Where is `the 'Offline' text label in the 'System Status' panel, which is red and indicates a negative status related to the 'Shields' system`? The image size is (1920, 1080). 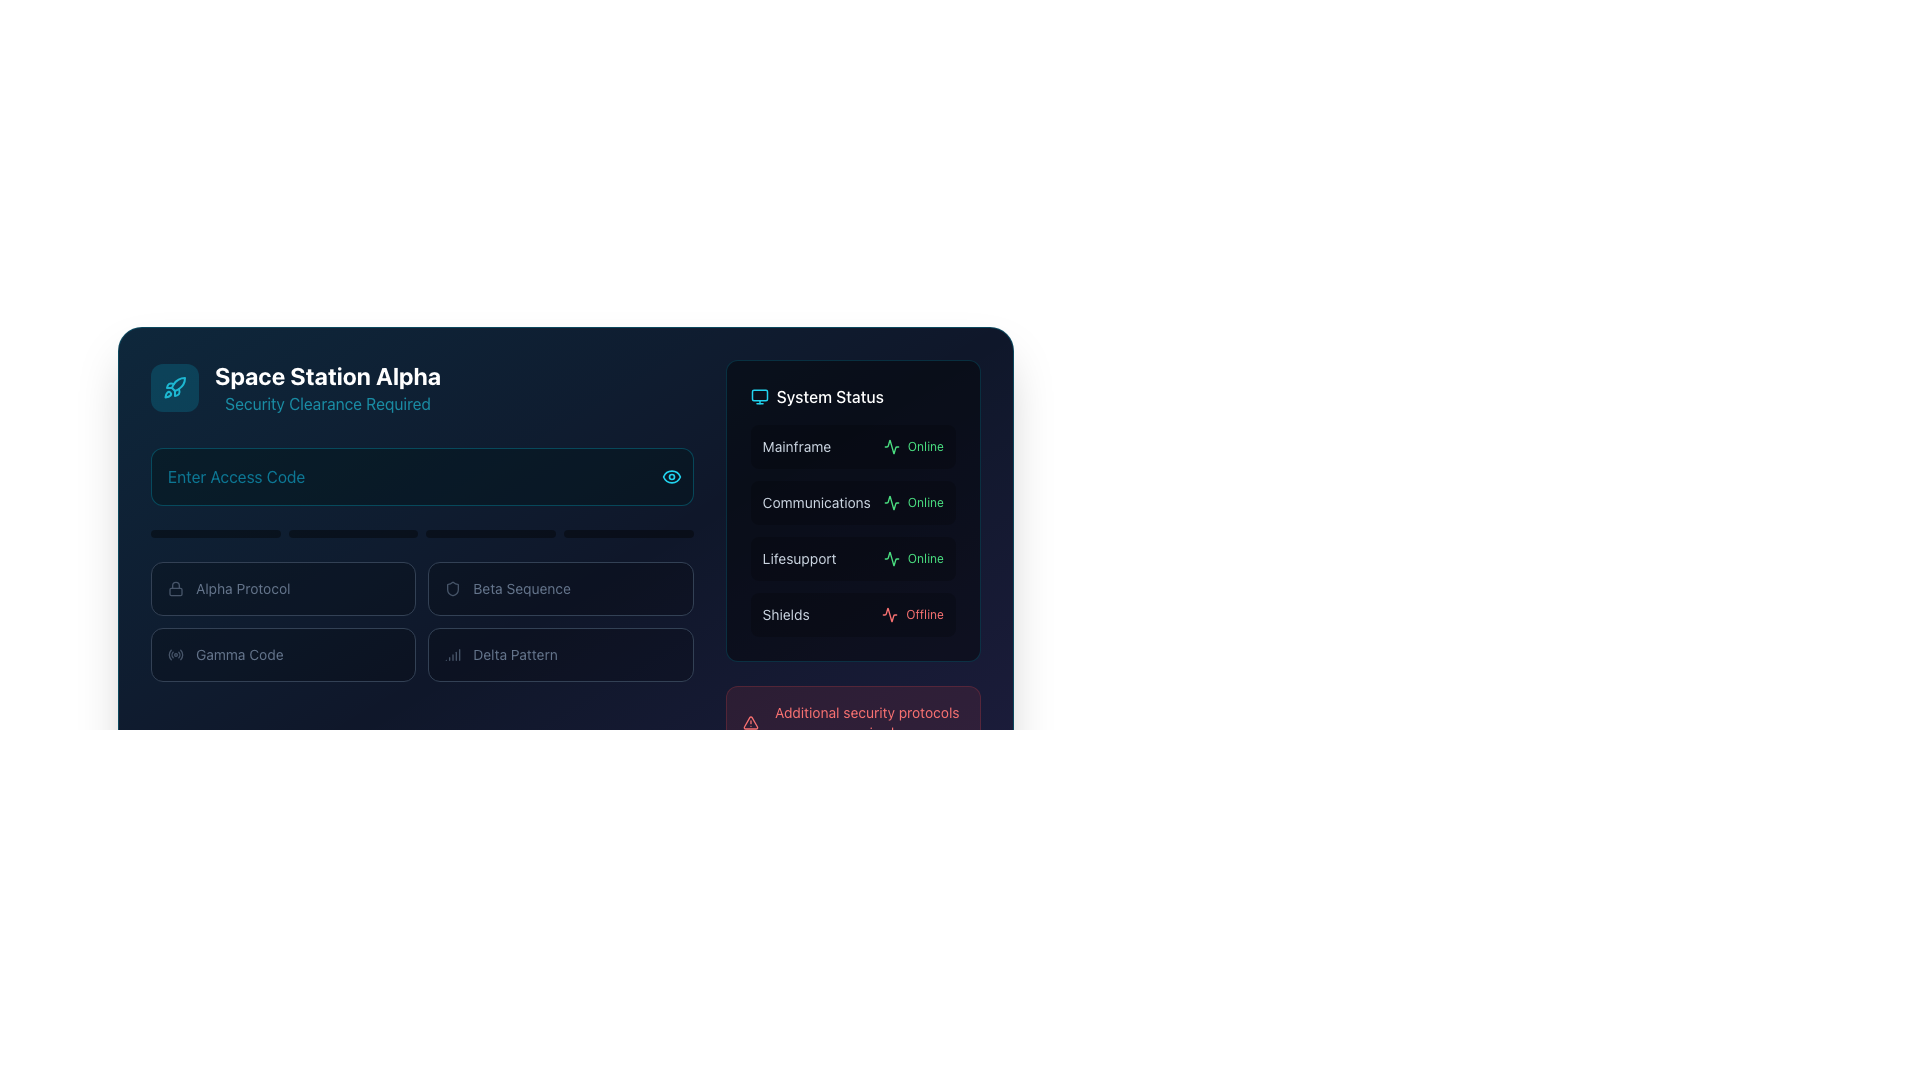 the 'Offline' text label in the 'System Status' panel, which is red and indicates a negative status related to the 'Shields' system is located at coordinates (924, 613).